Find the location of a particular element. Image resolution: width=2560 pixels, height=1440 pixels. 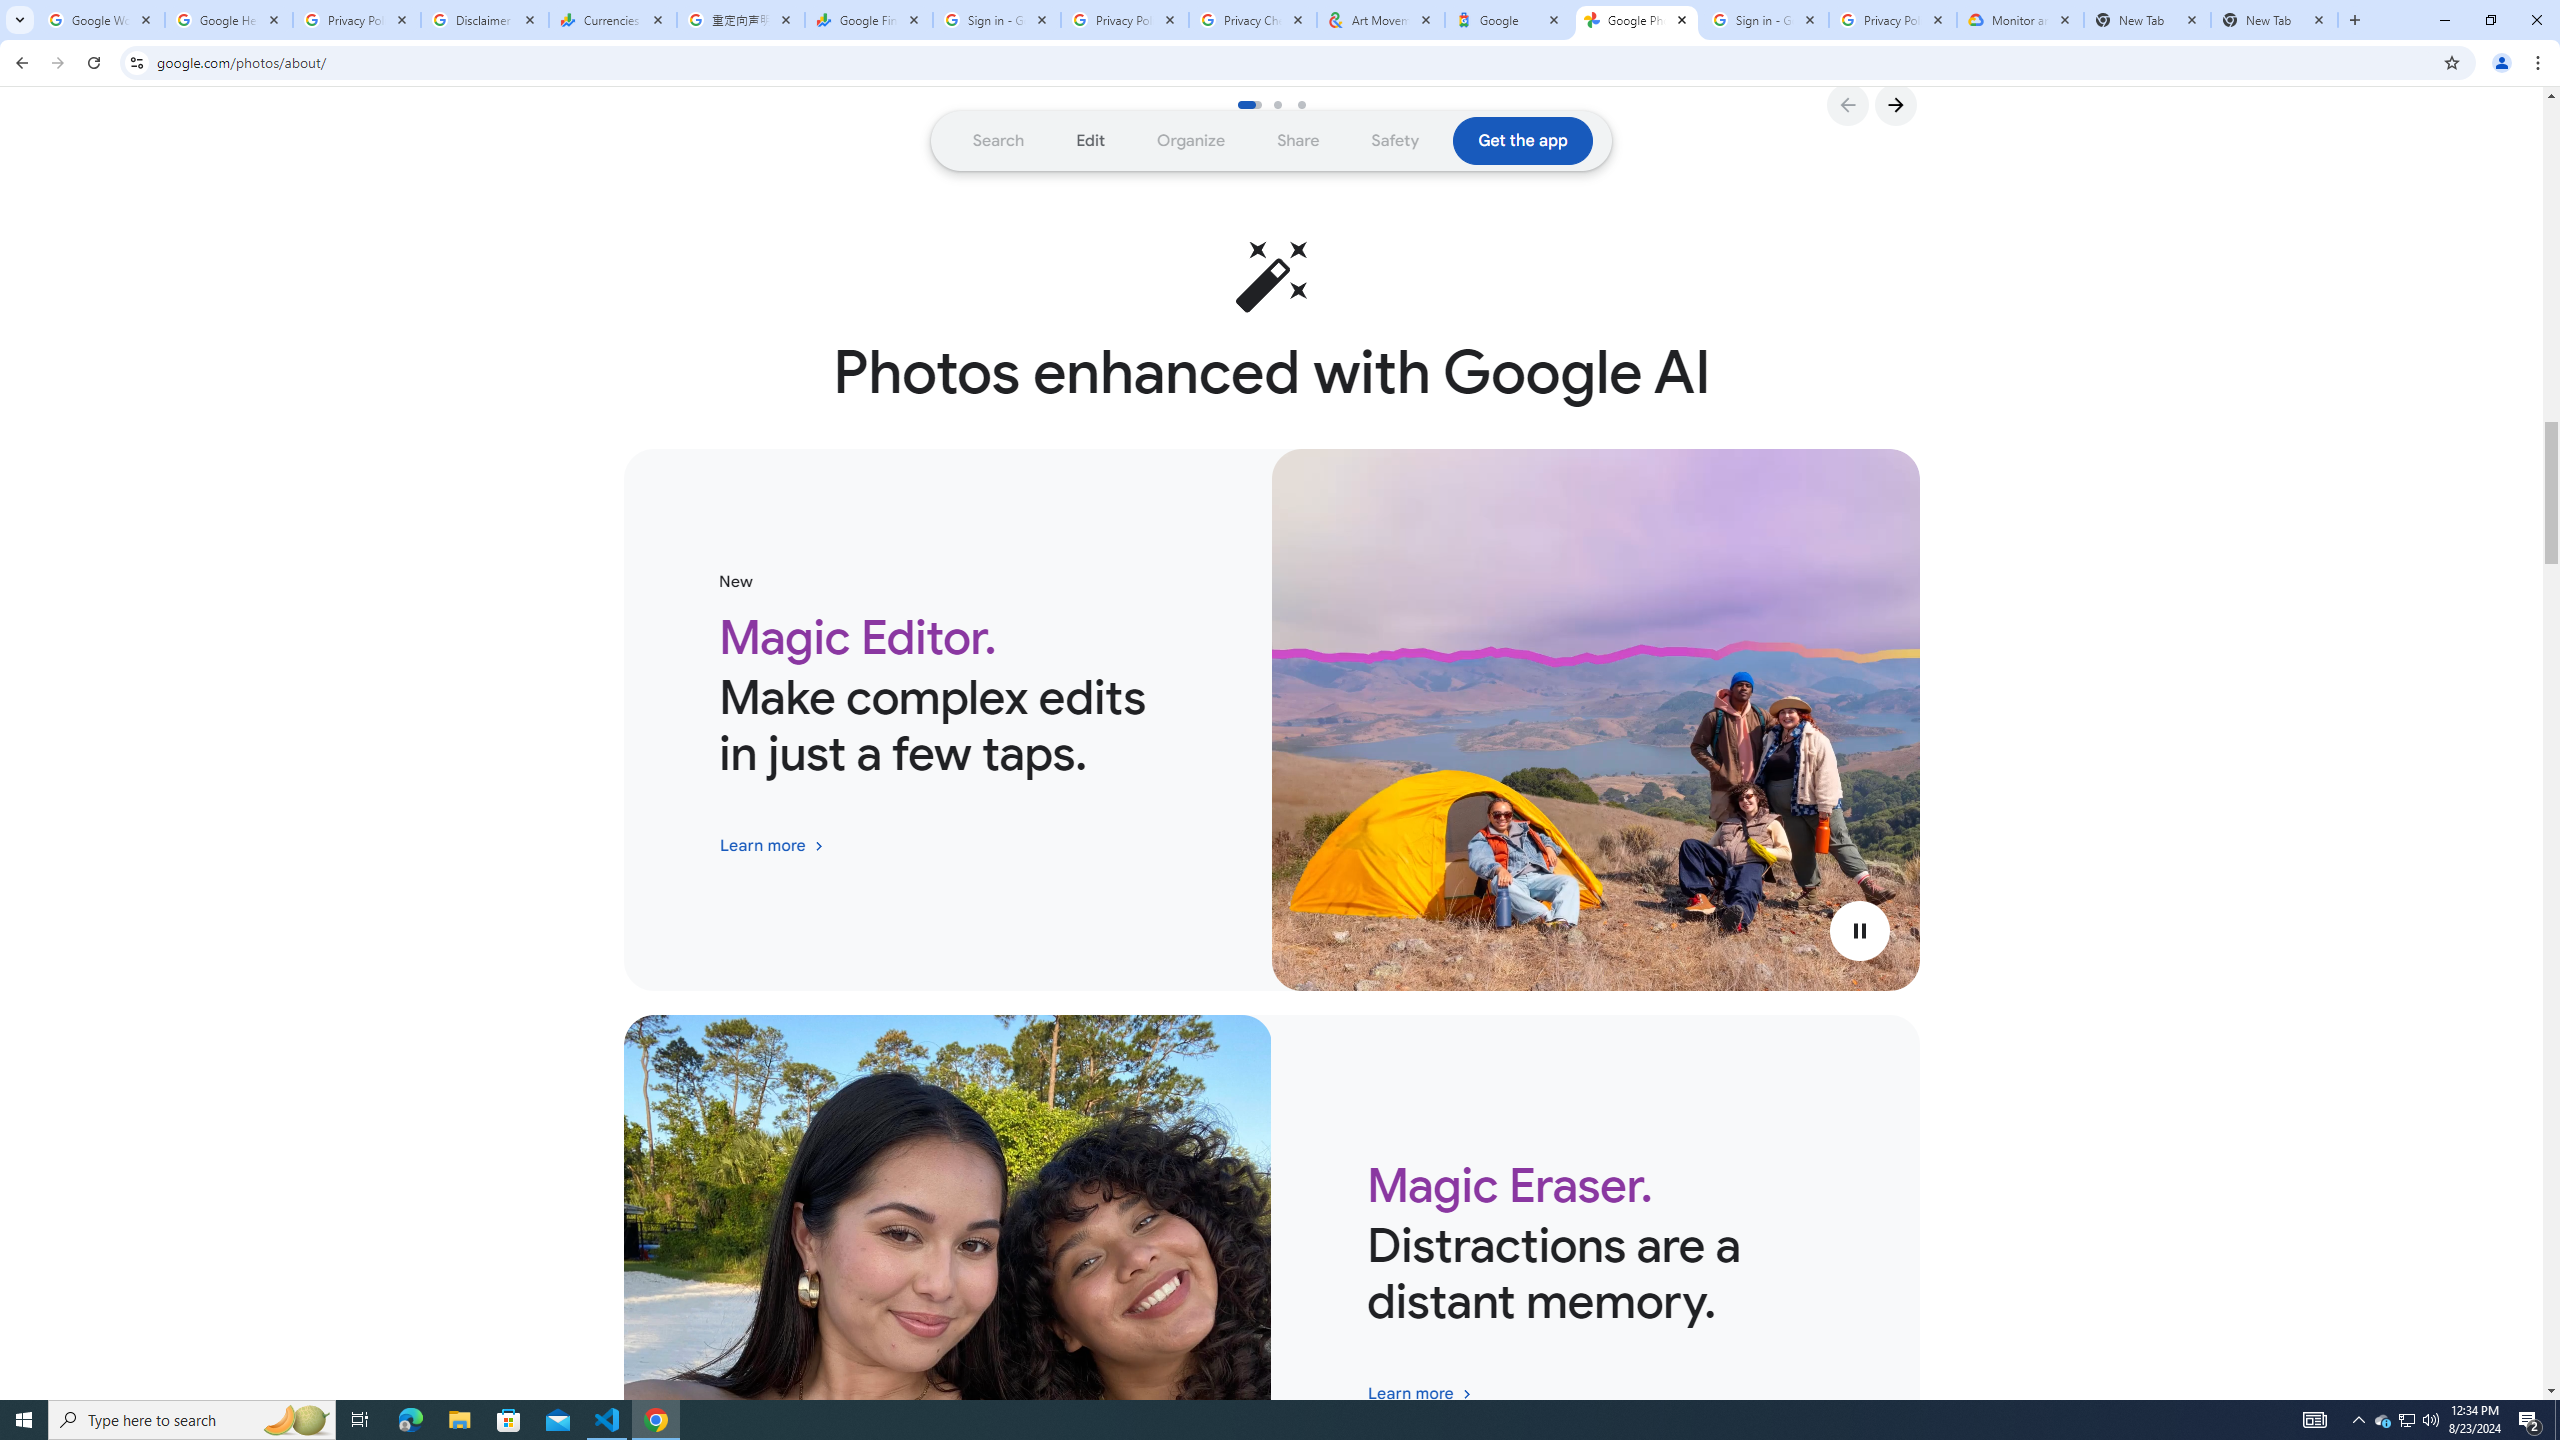

'Go to slide 1' is located at coordinates (1248, 104).